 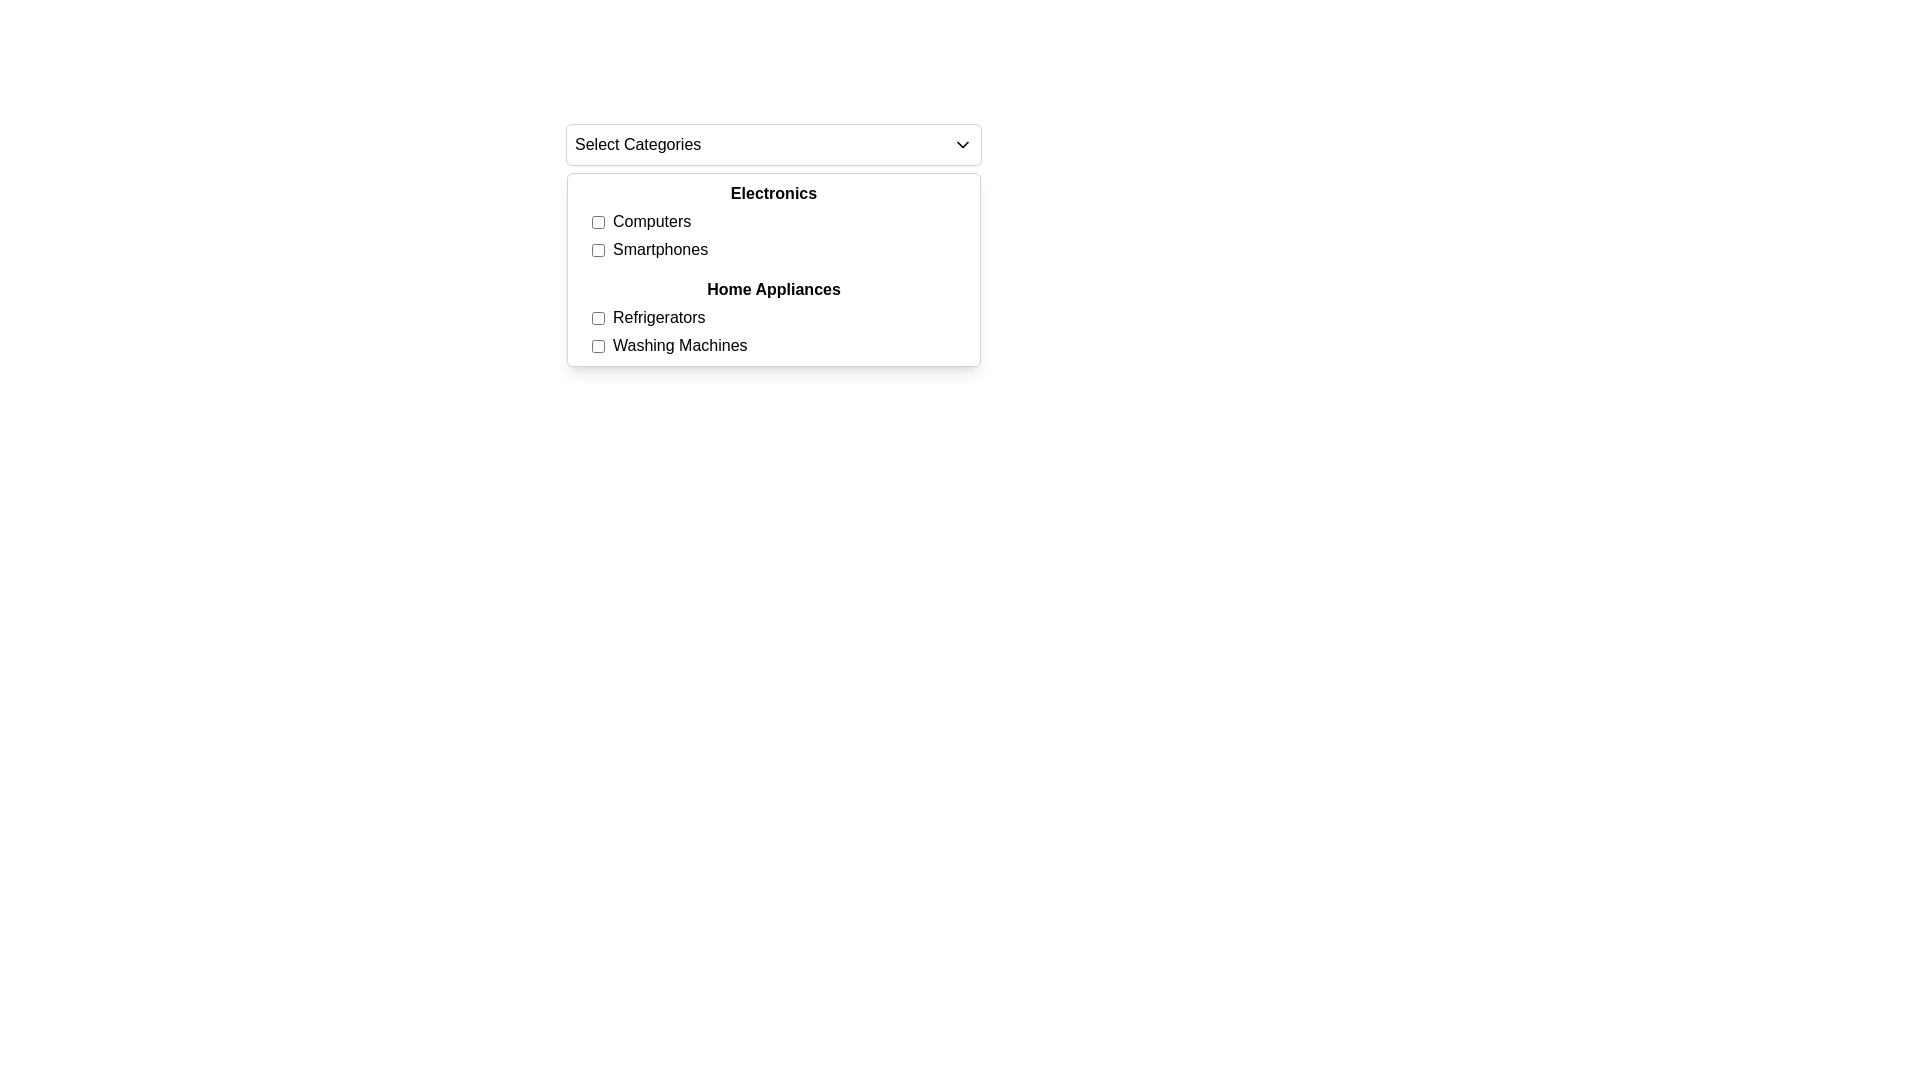 What do you see at coordinates (772, 222) in the screenshot?
I see `the background of the grouped list item with checkboxes for 'Electronics' to interact with the options for selecting 'Computers' or 'Smartphones'` at bounding box center [772, 222].